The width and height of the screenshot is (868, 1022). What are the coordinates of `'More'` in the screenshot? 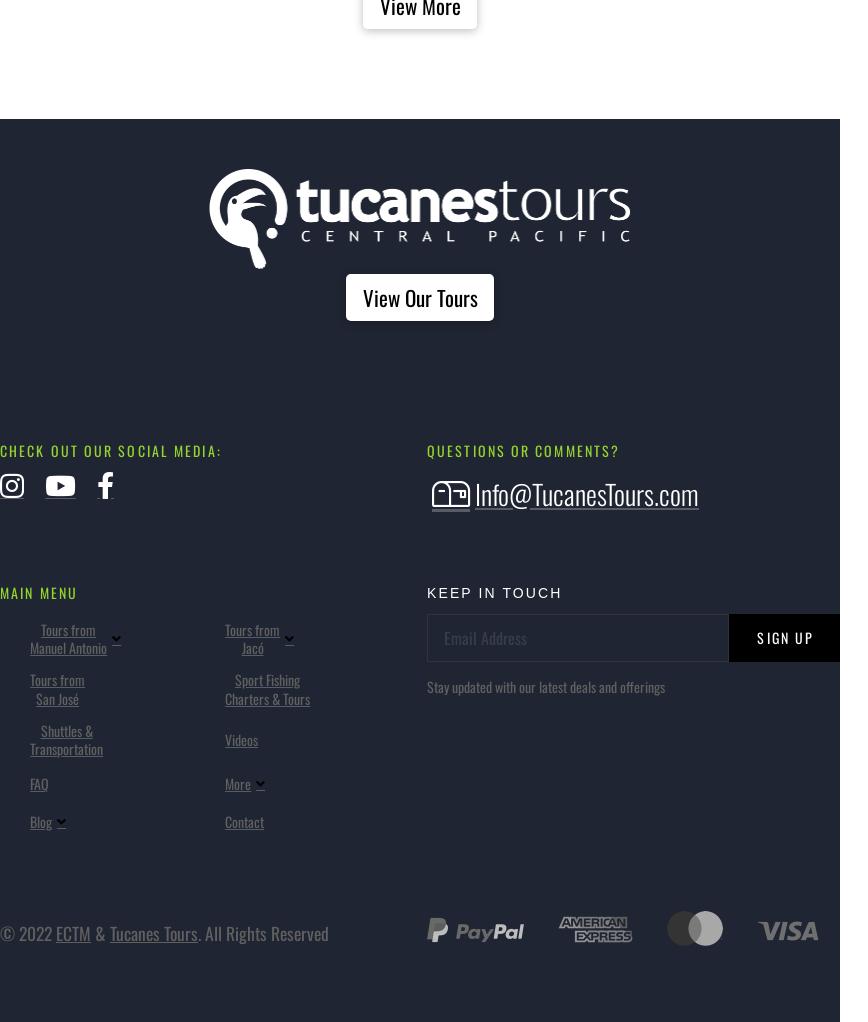 It's located at (237, 783).